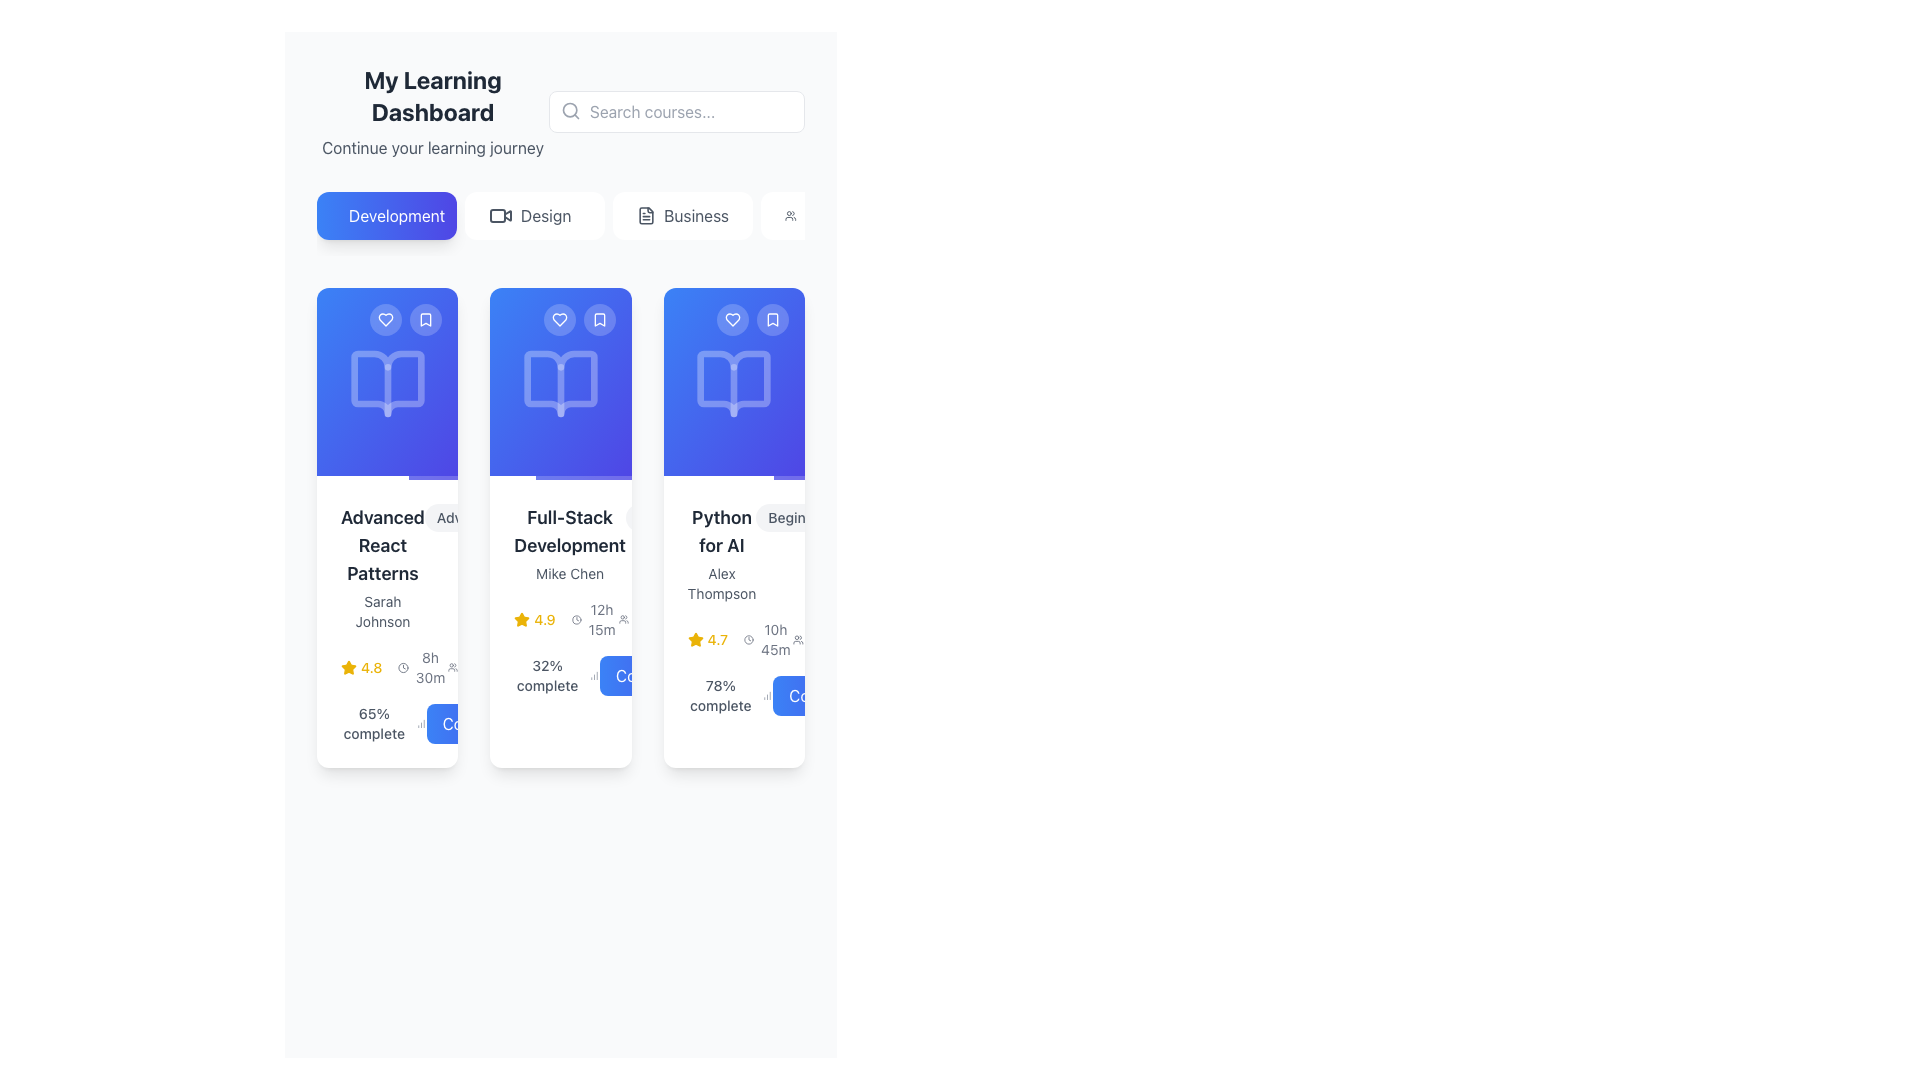 Image resolution: width=1920 pixels, height=1080 pixels. What do you see at coordinates (695, 639) in the screenshot?
I see `the first rating star icon in the rating system of the 'Python for AI' course card to interact with it` at bounding box center [695, 639].